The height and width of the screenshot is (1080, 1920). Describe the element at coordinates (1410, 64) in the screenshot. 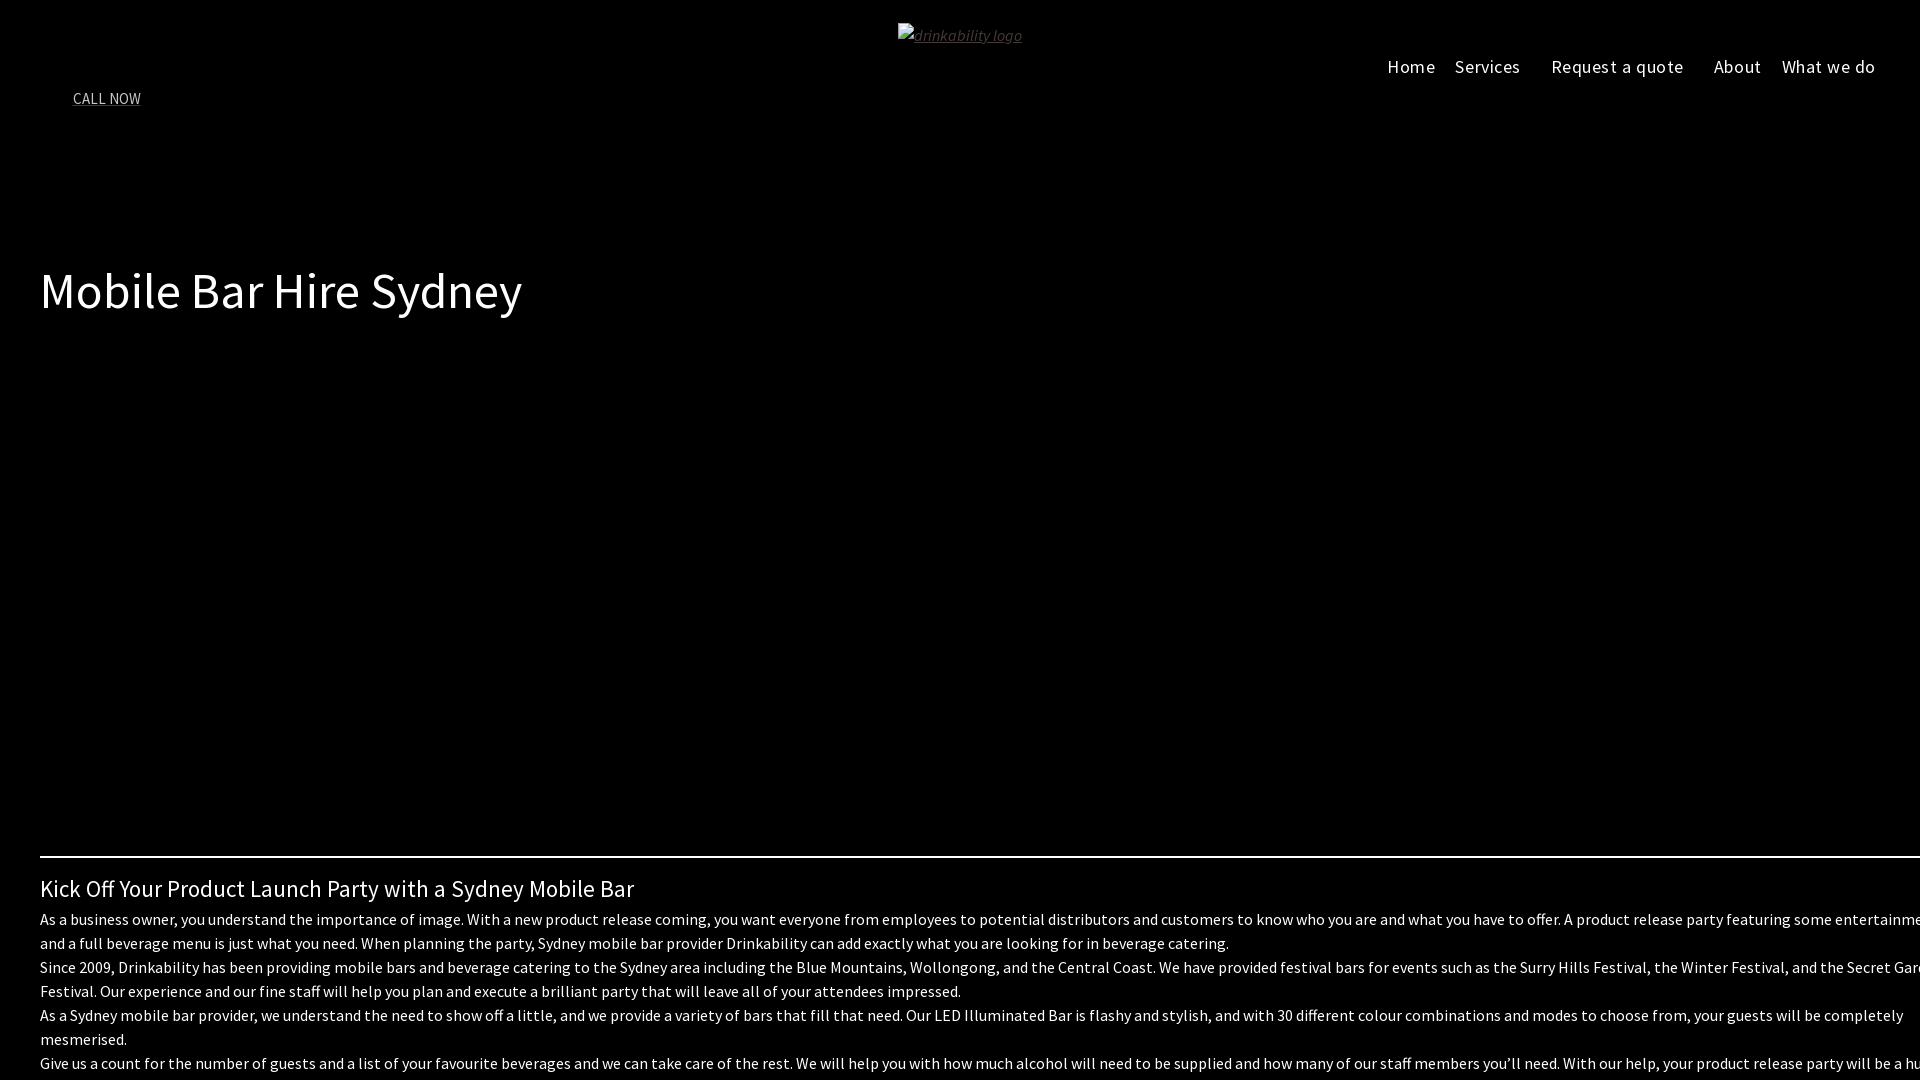

I see `'Home'` at that location.